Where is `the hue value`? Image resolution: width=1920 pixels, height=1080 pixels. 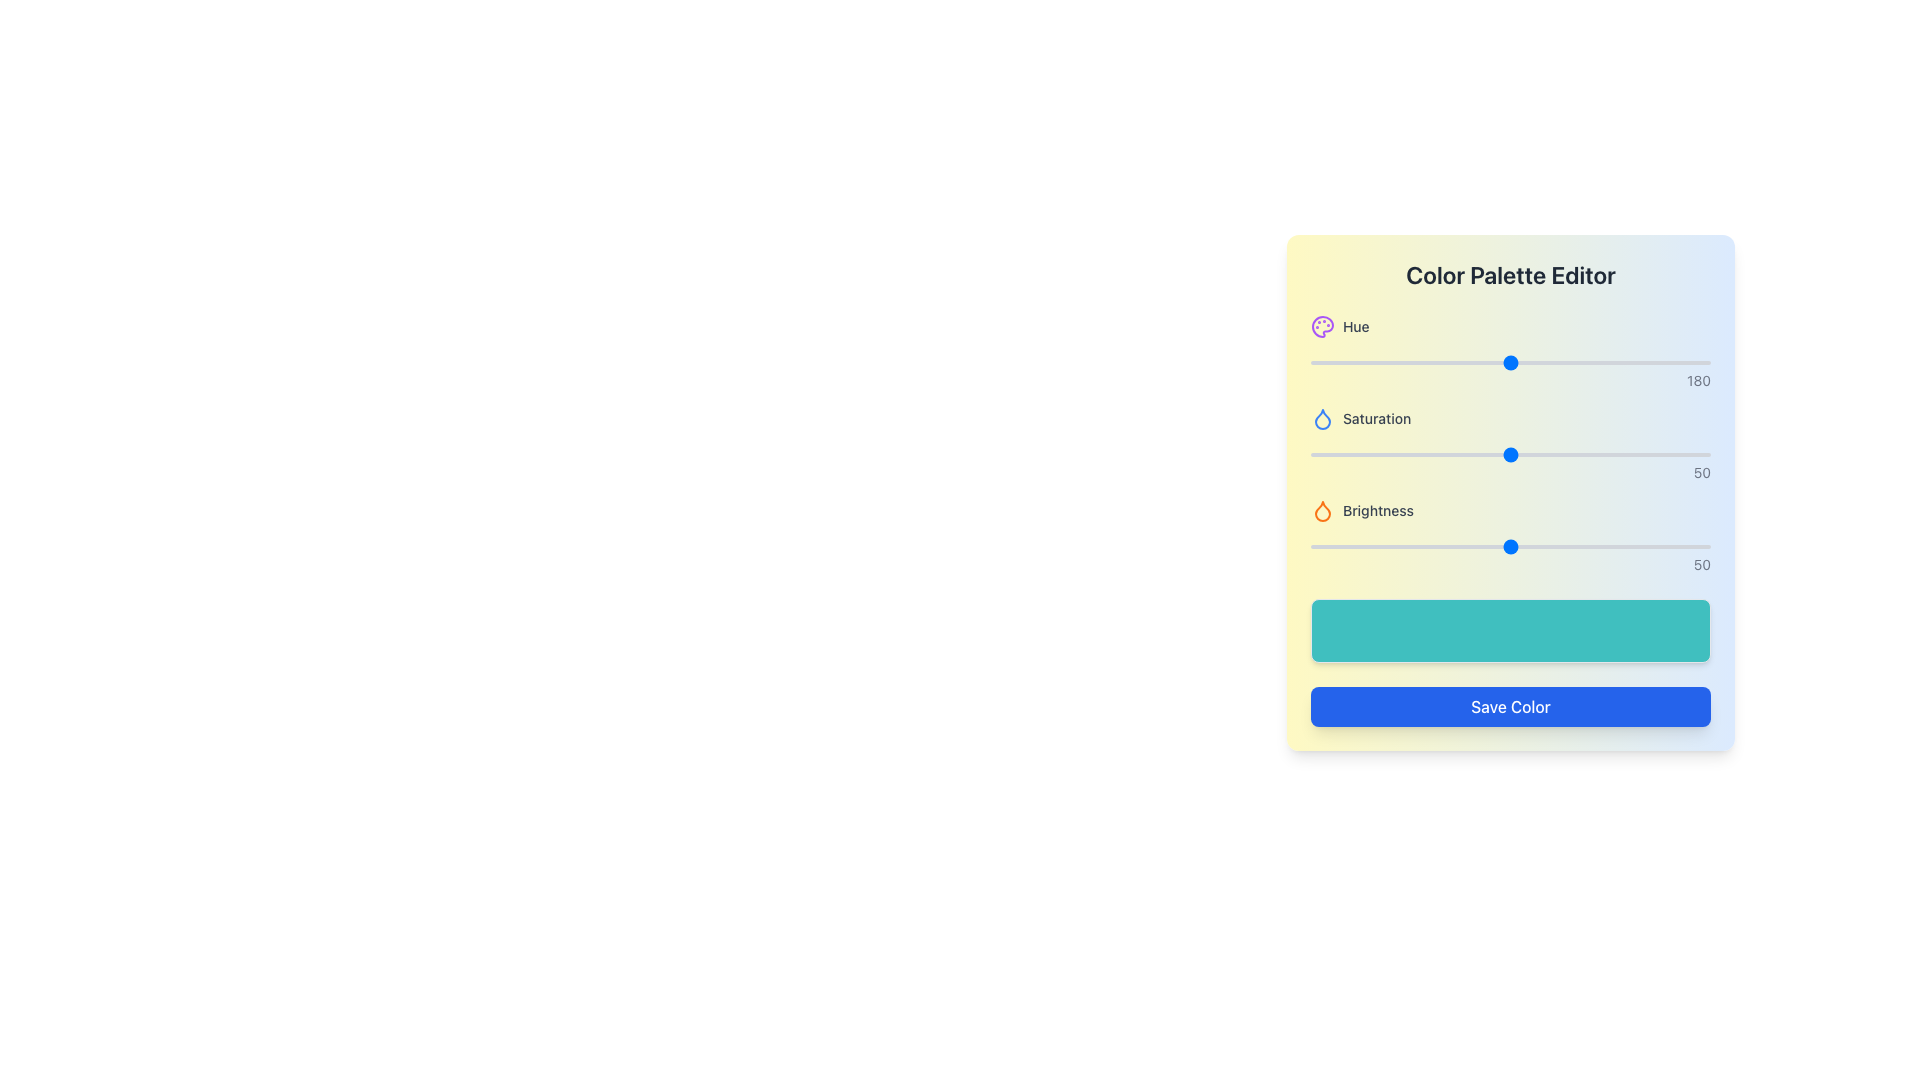 the hue value is located at coordinates (1330, 362).